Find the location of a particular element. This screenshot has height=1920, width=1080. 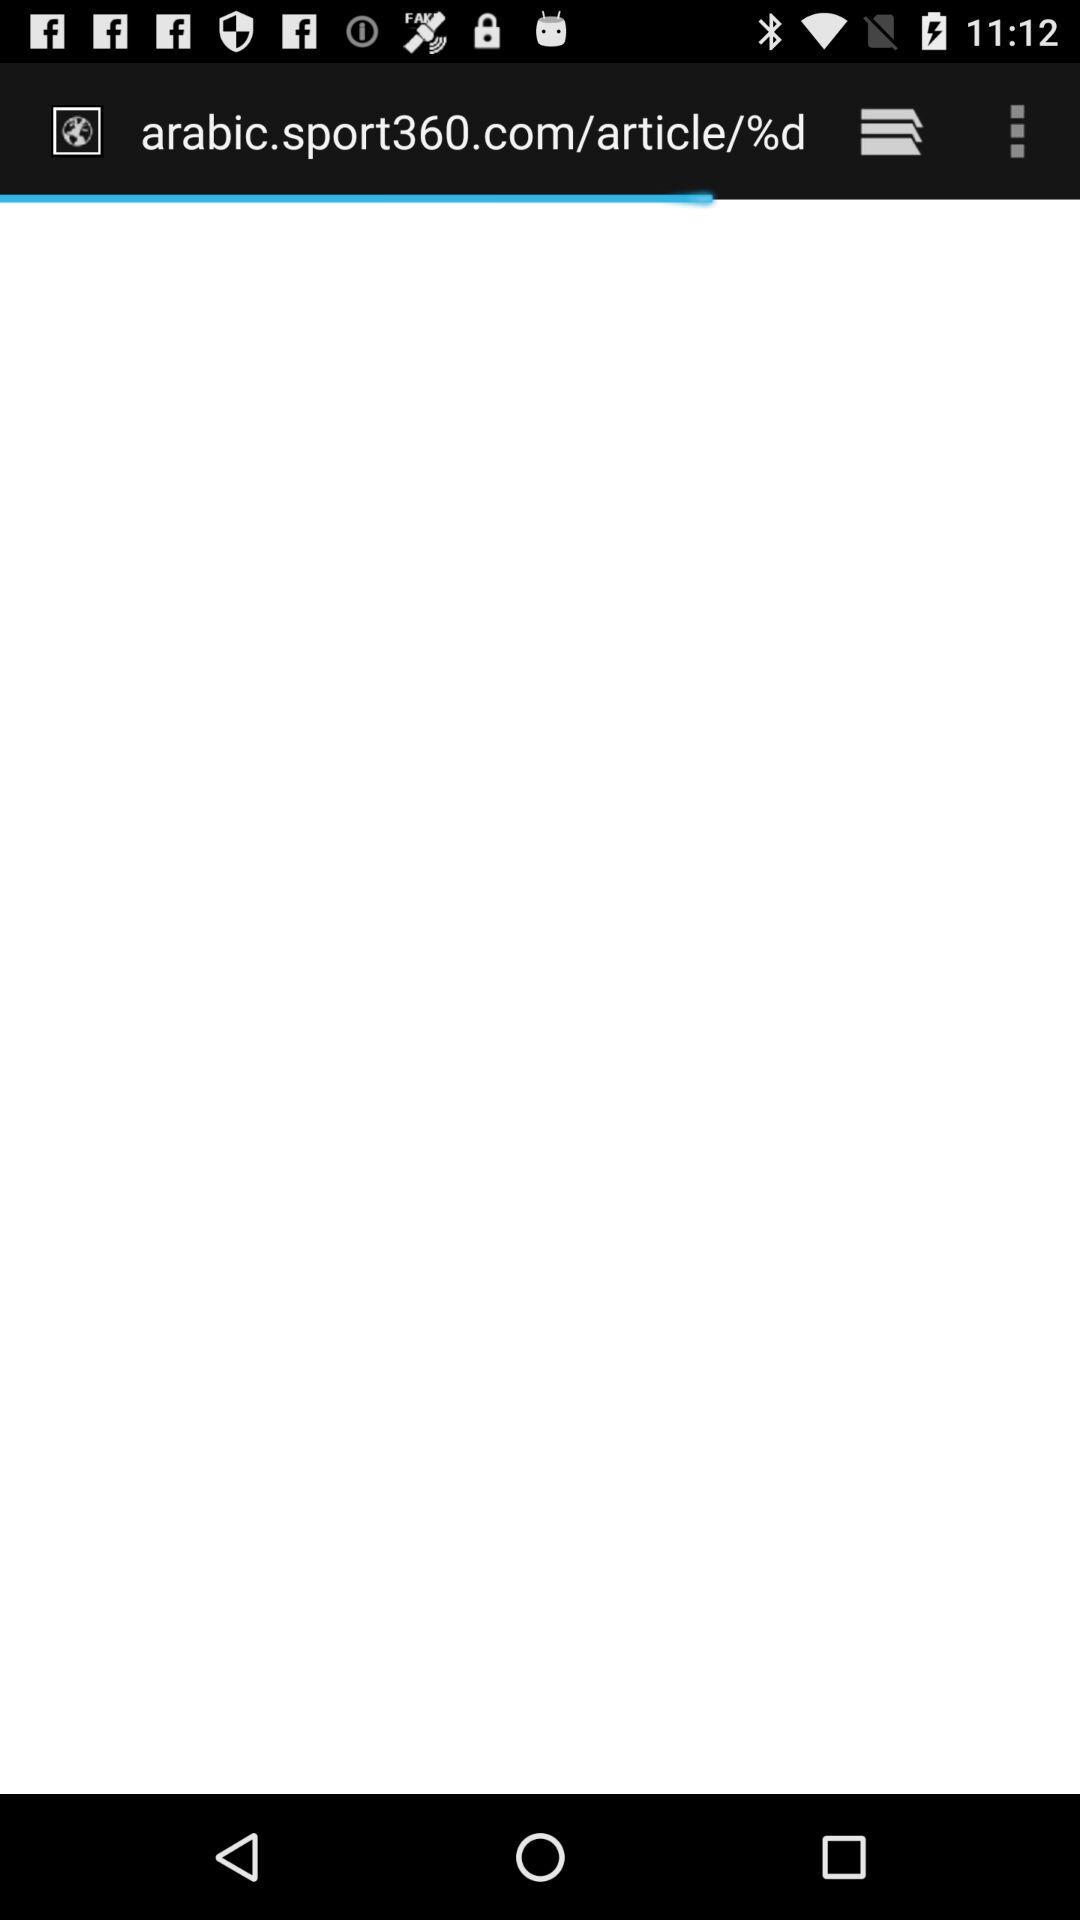

the icon to the right of the arabic sport360 com is located at coordinates (890, 130).